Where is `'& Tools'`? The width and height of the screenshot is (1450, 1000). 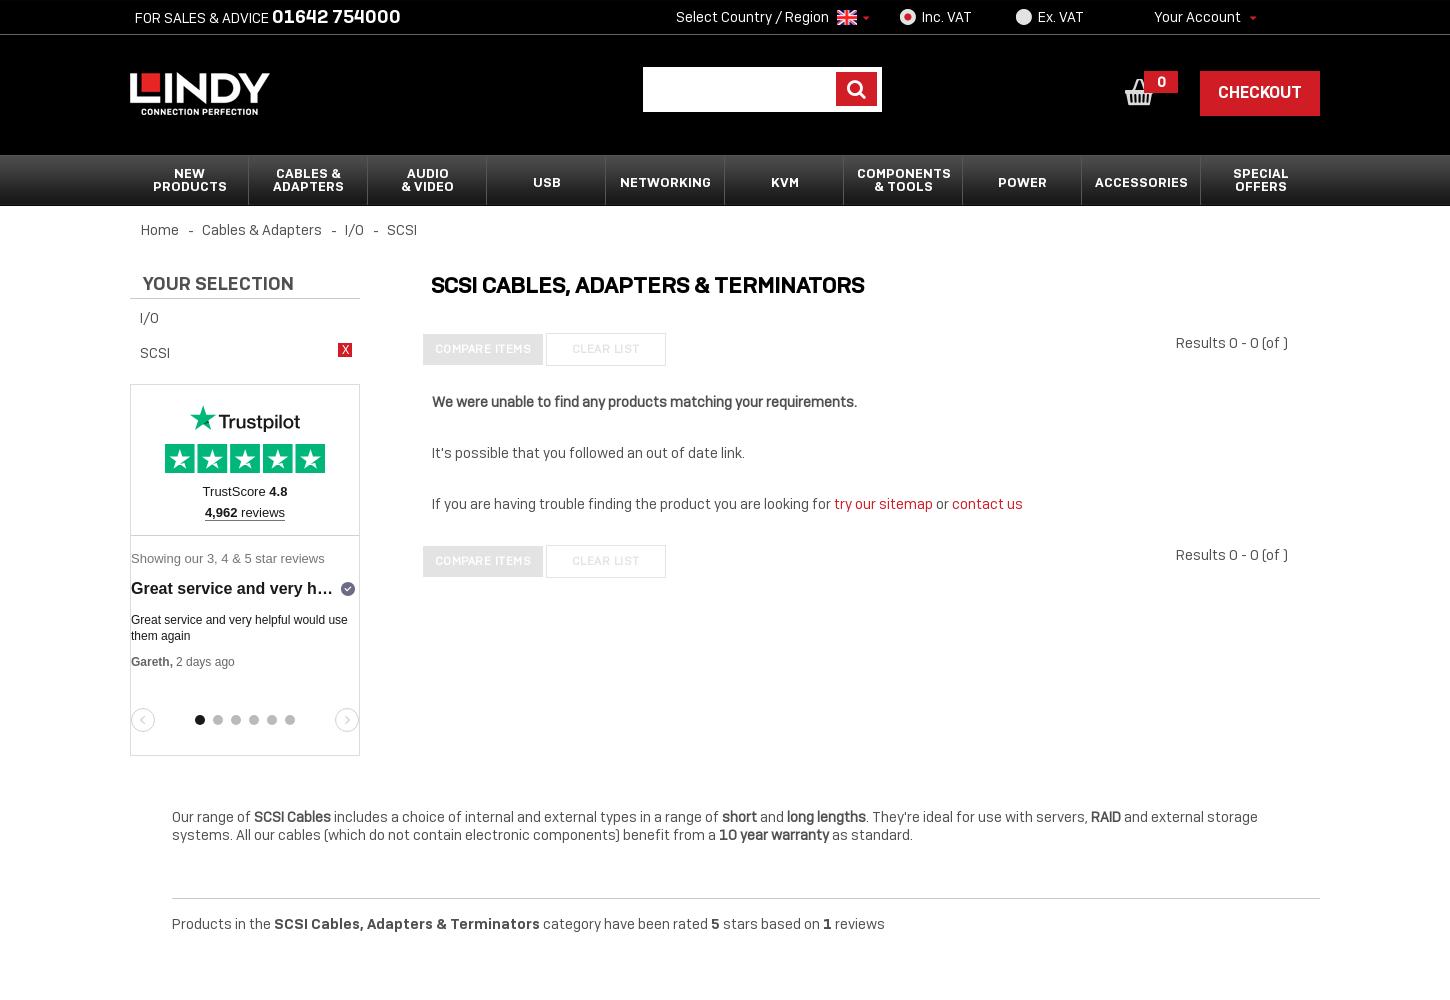
'& Tools' is located at coordinates (902, 186).